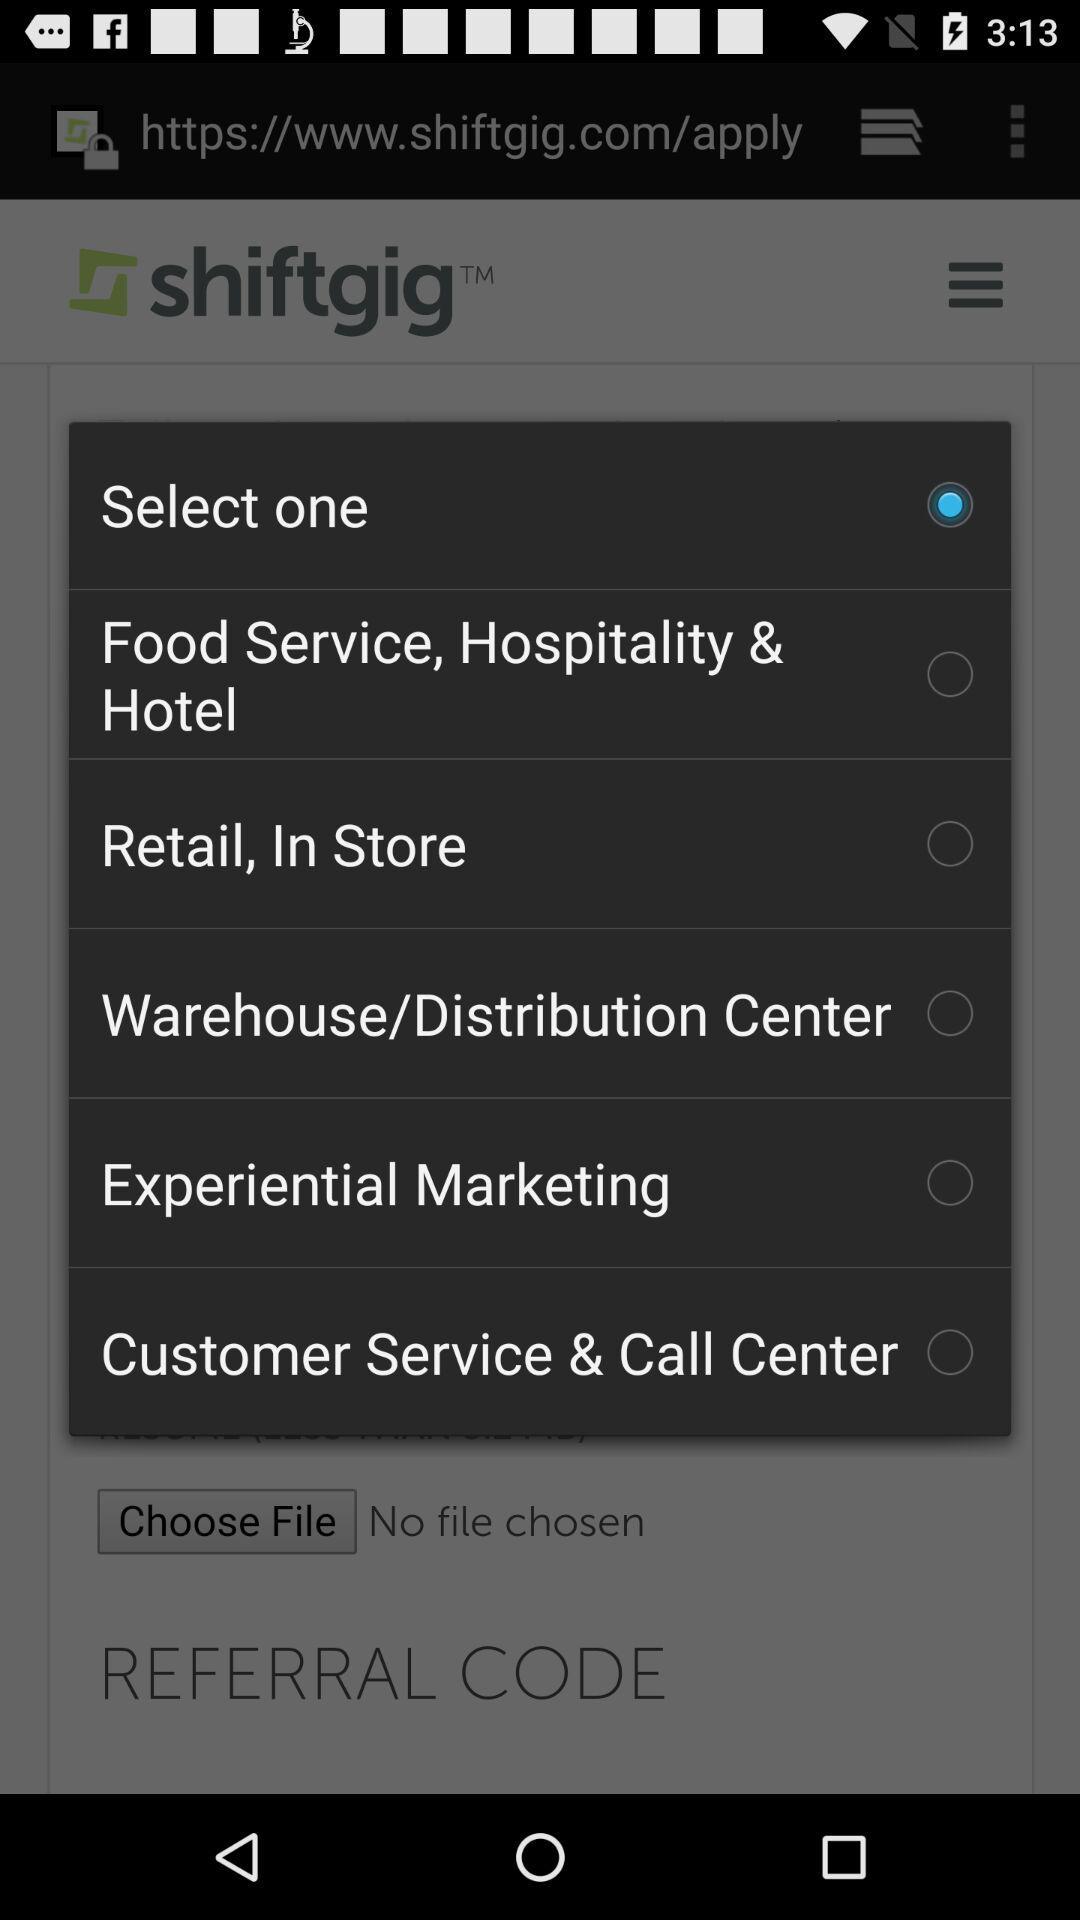 The width and height of the screenshot is (1080, 1920). Describe the element at coordinates (540, 504) in the screenshot. I see `select one icon` at that location.